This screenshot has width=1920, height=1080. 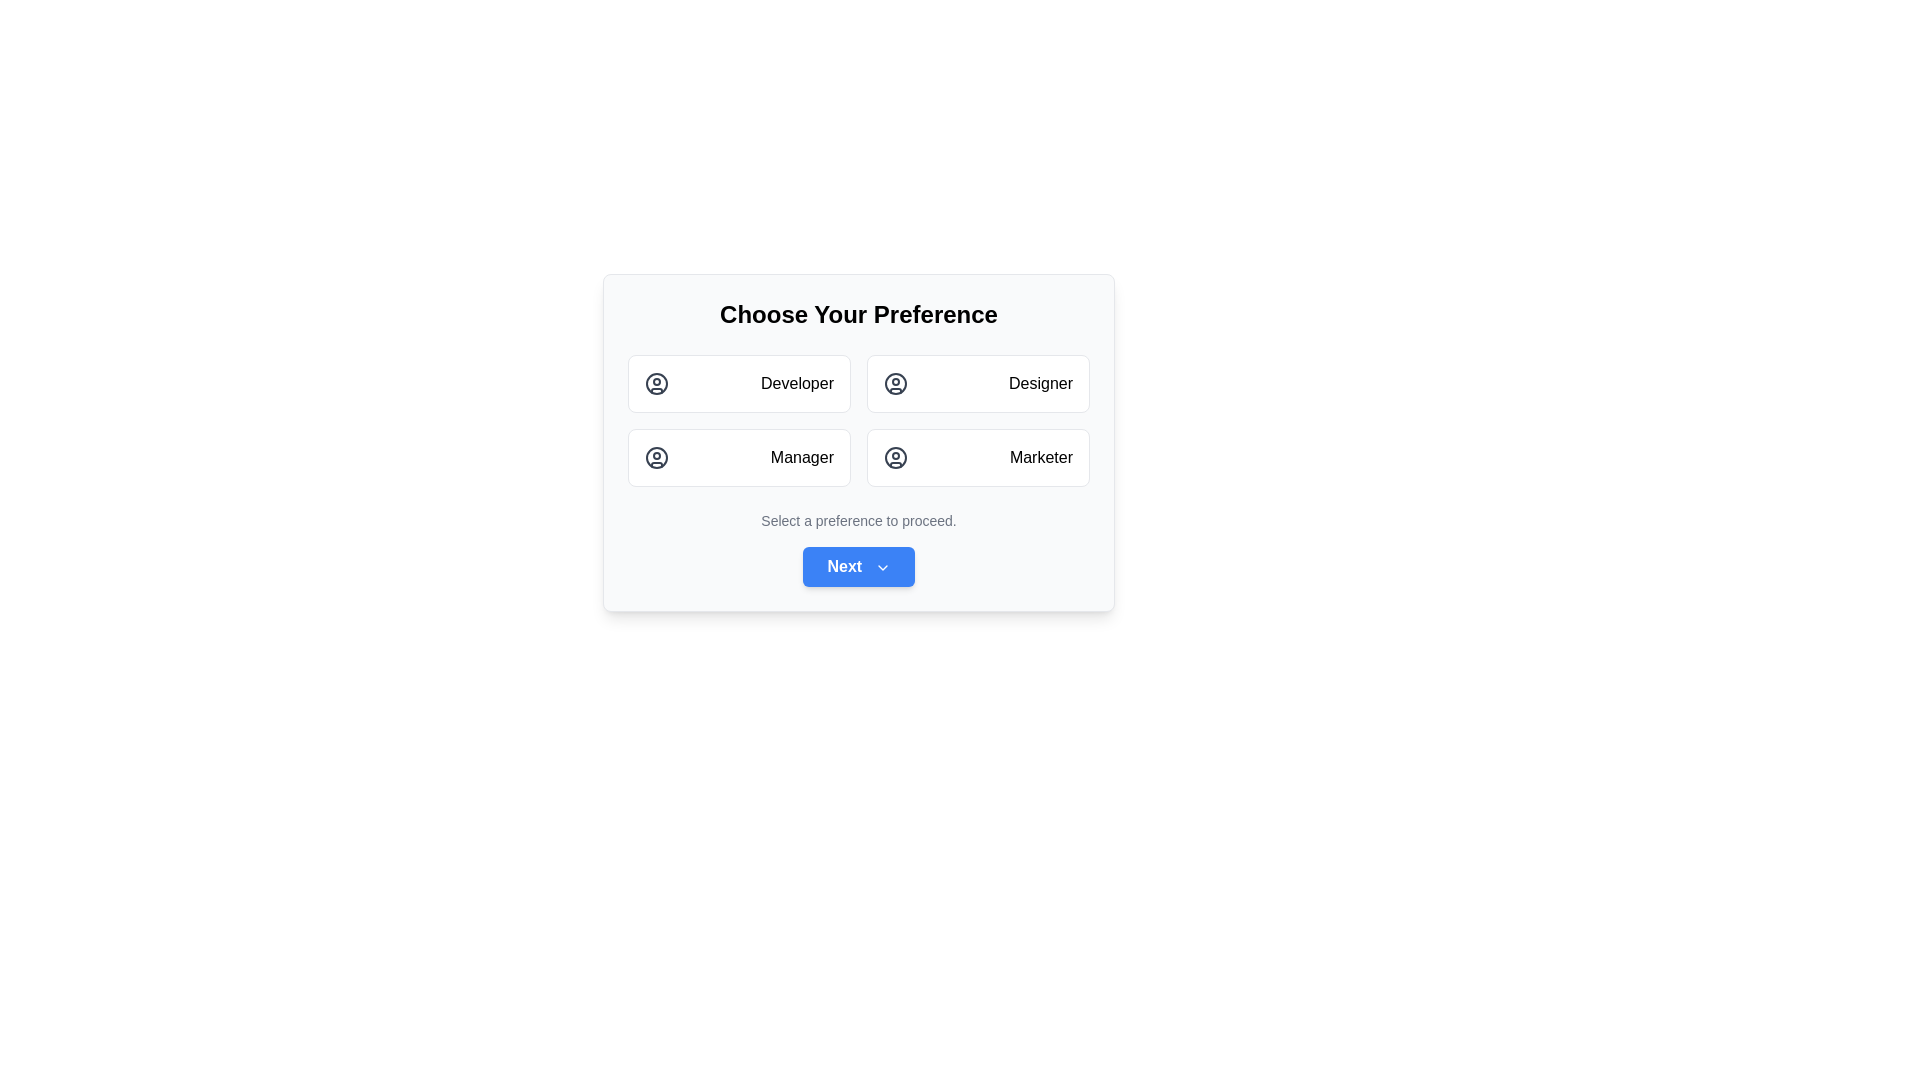 What do you see at coordinates (802, 458) in the screenshot?
I see `the button labeled 'Manager'` at bounding box center [802, 458].